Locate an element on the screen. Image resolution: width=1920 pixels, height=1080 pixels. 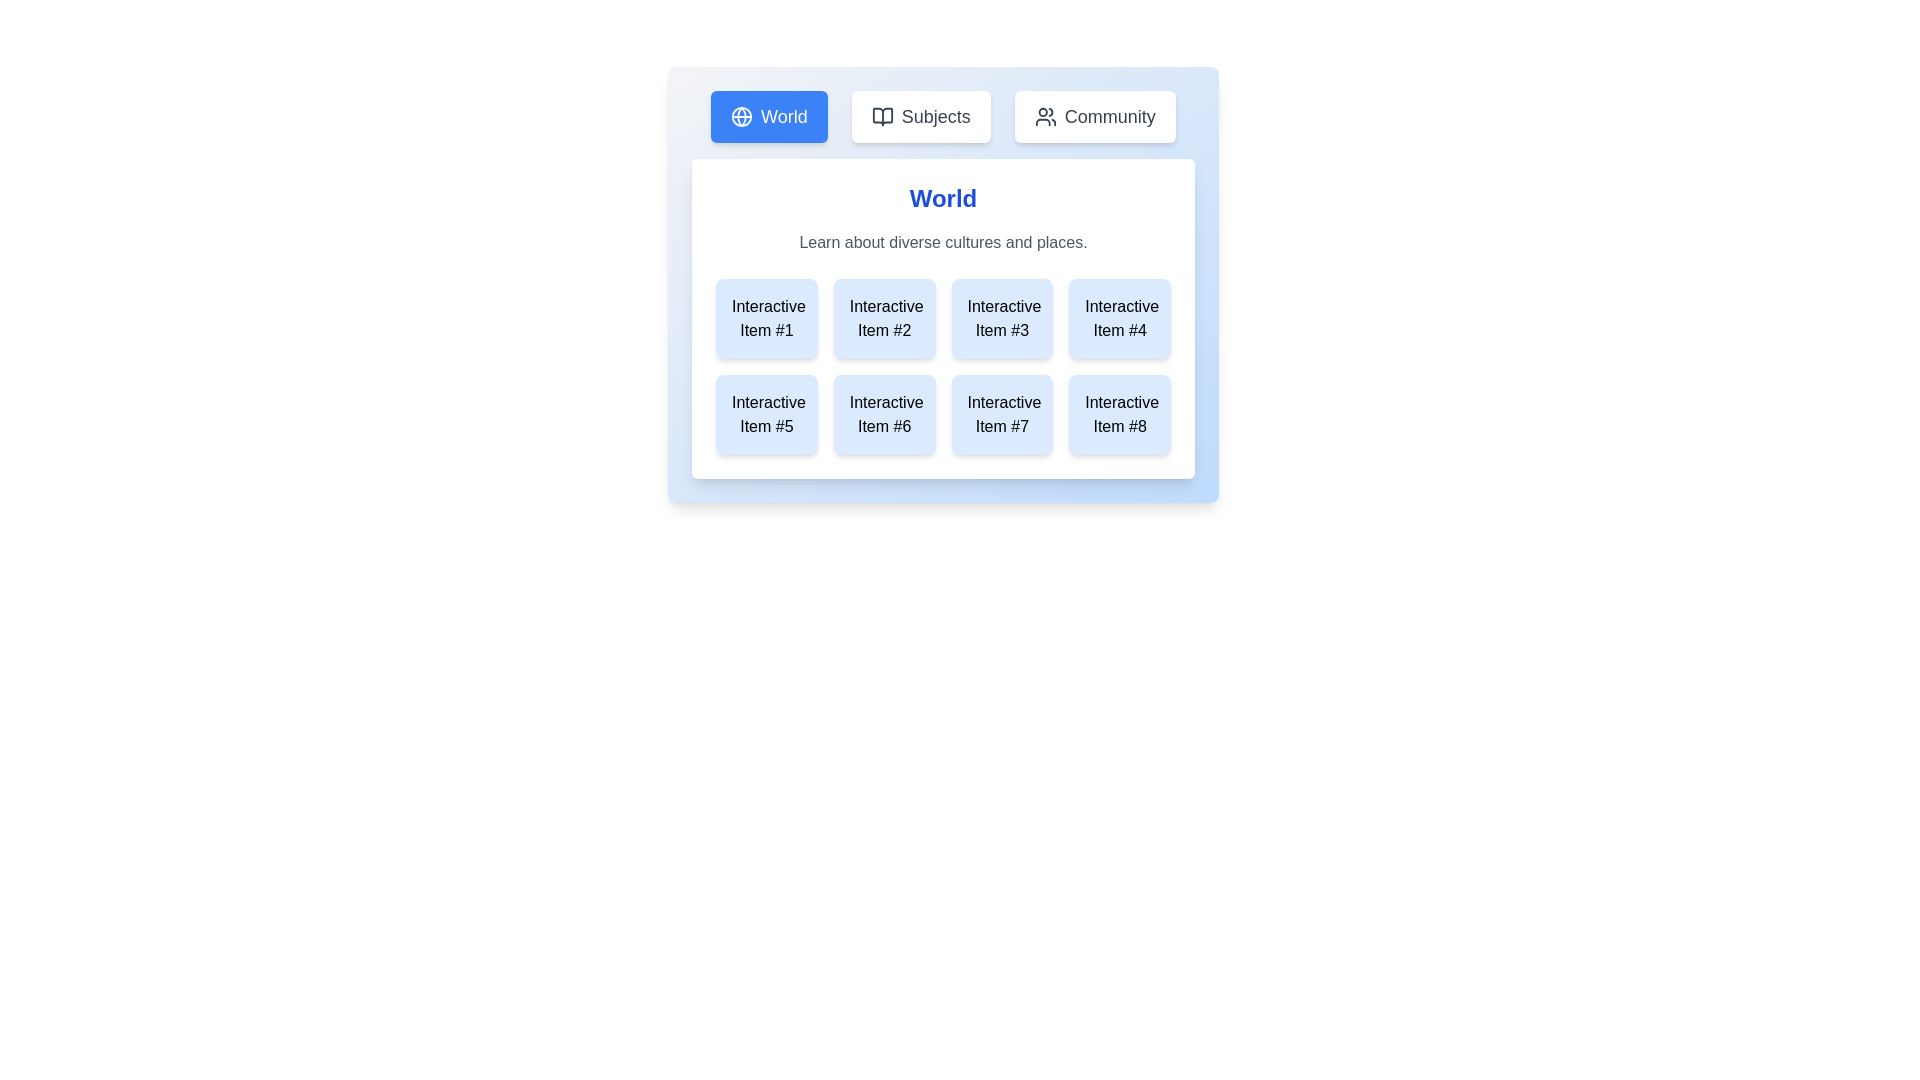
the Community tab to switch views is located at coordinates (1094, 116).